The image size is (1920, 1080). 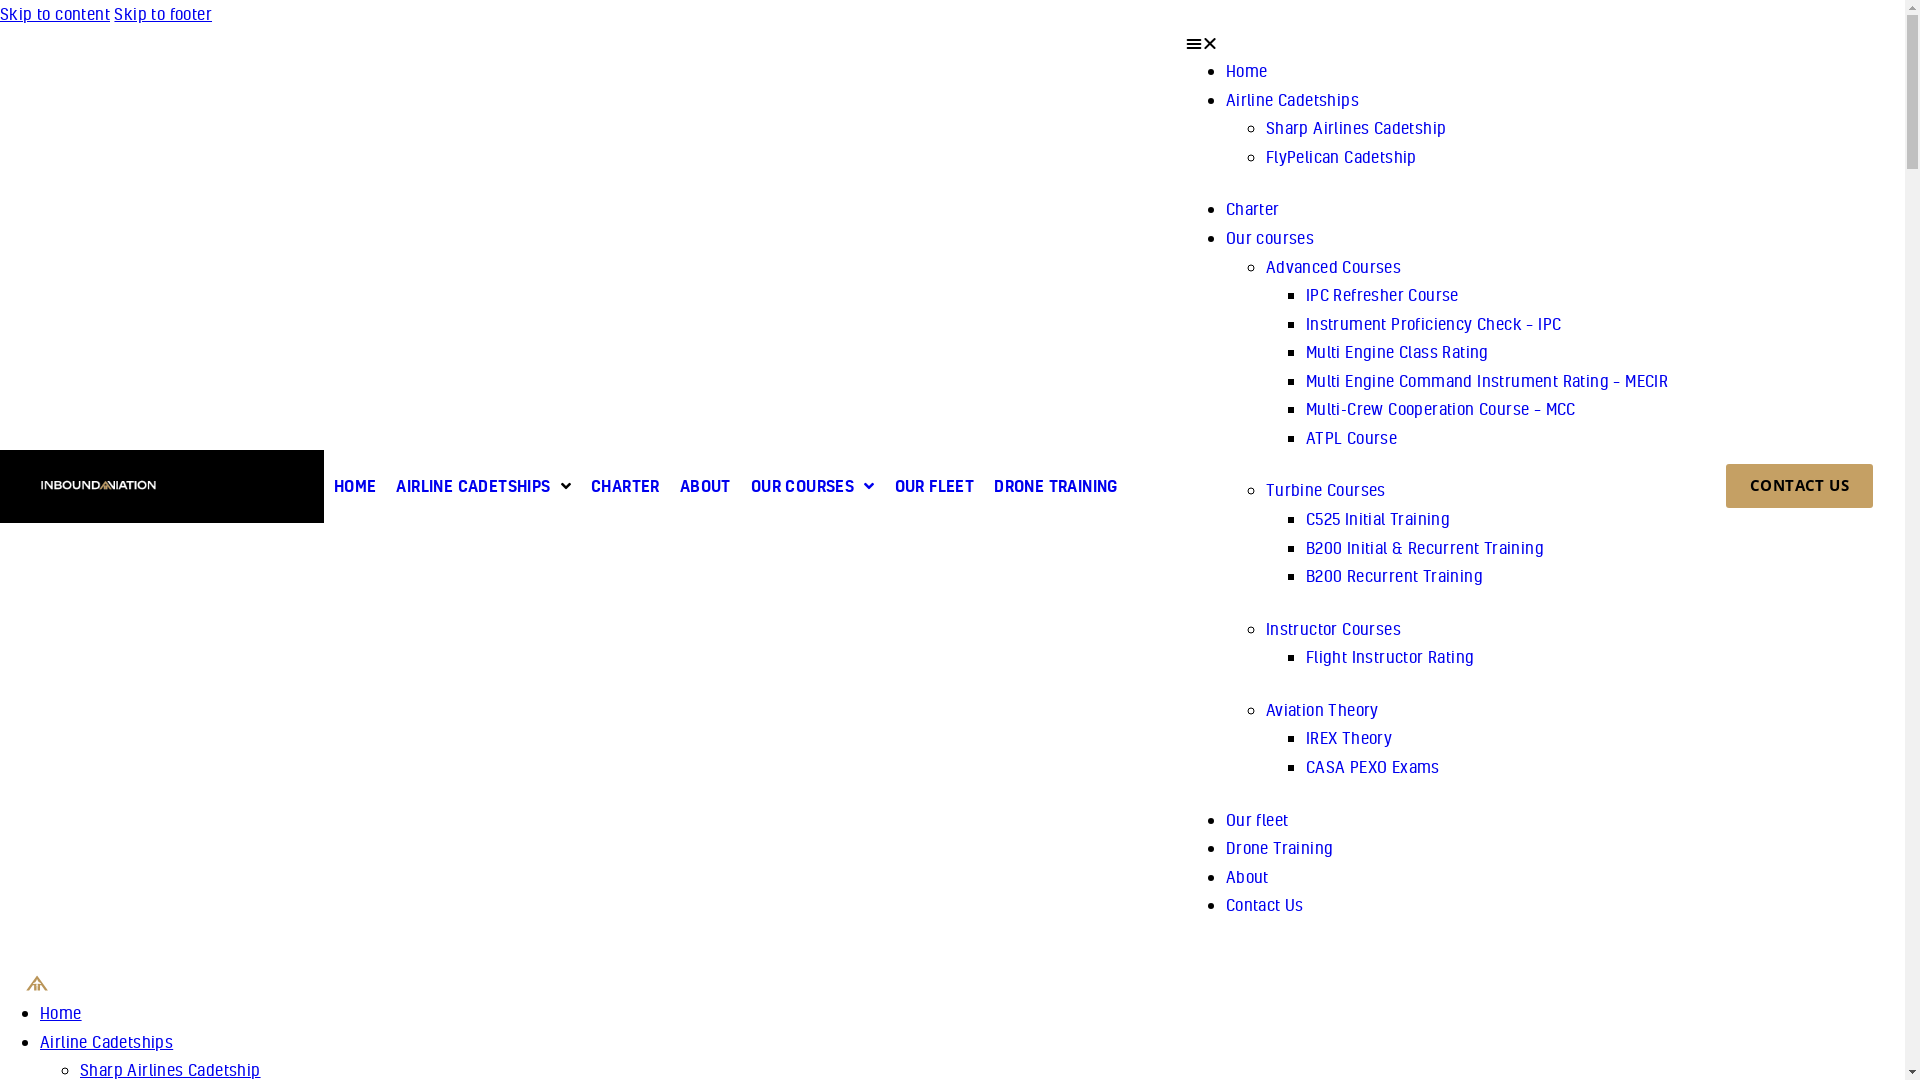 I want to click on 'OUR COURSES', so click(x=812, y=486).